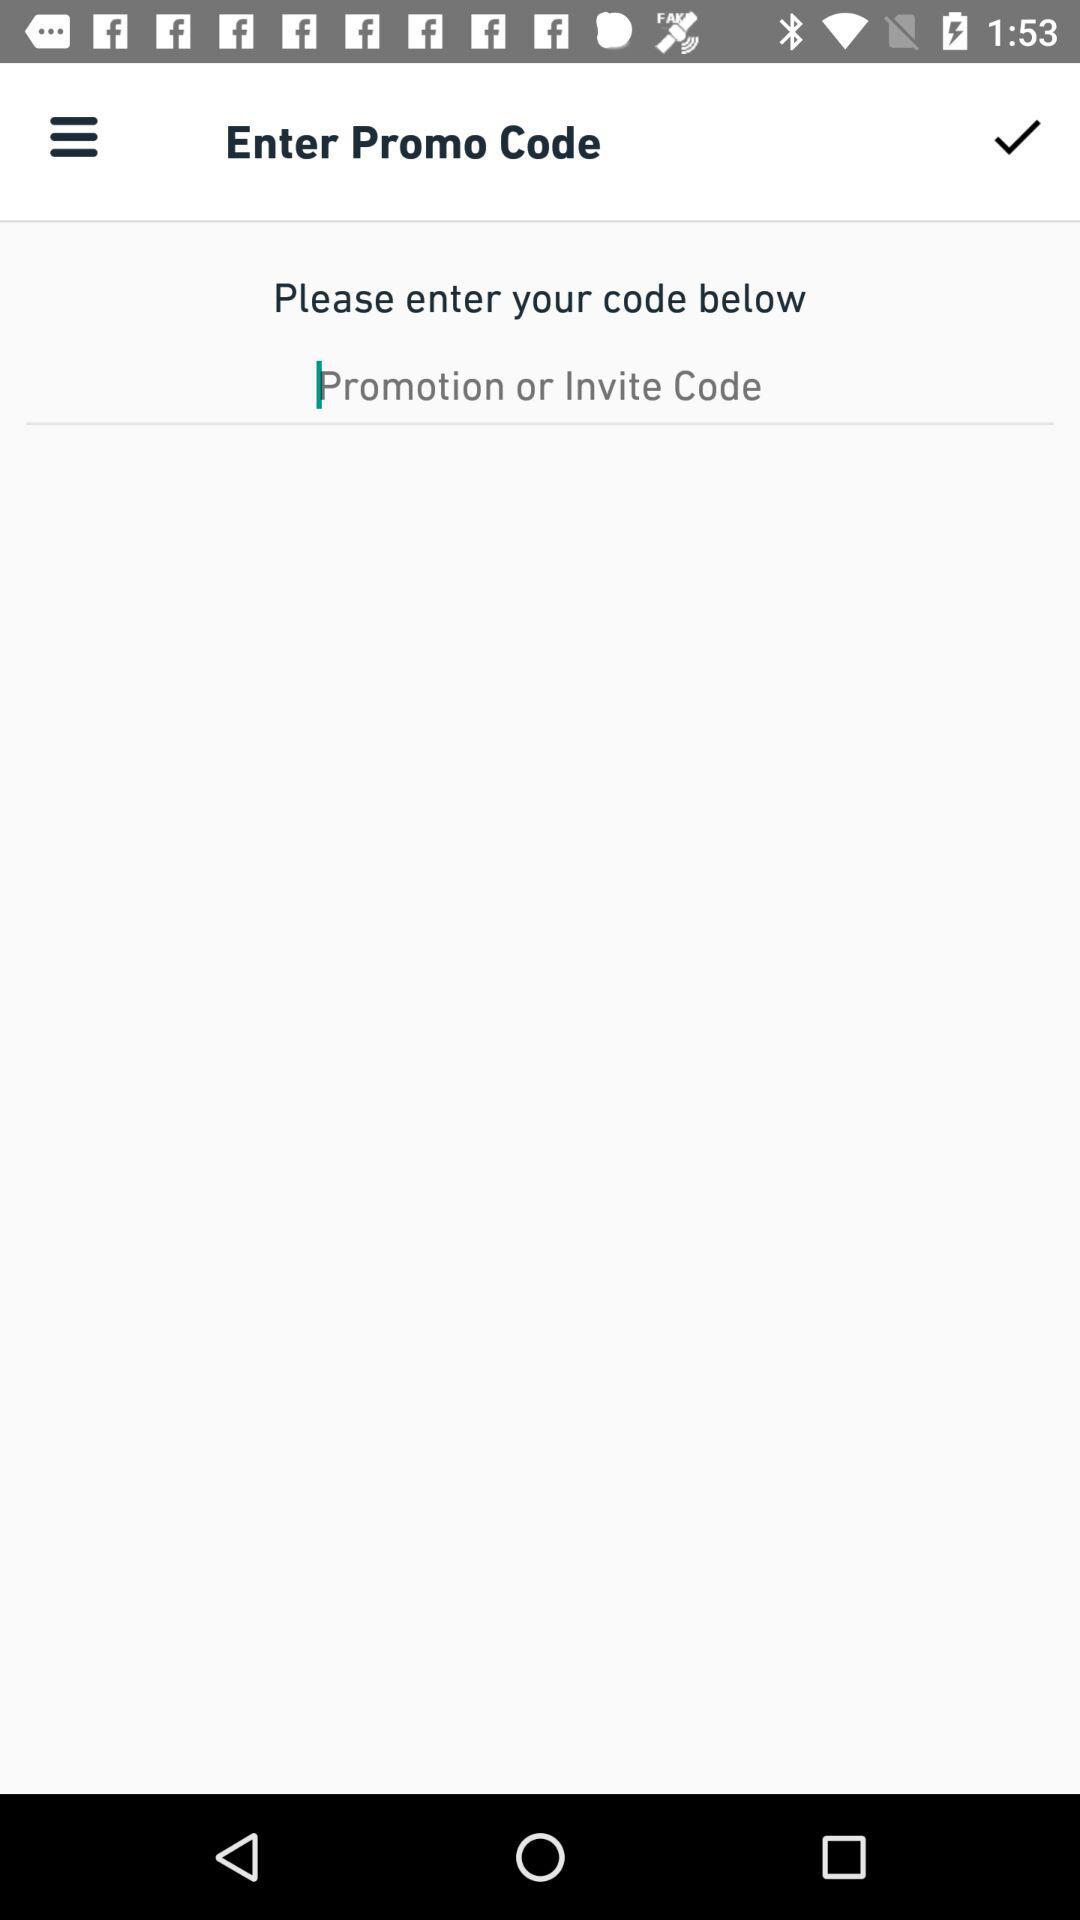  Describe the element at coordinates (72, 135) in the screenshot. I see `the item next to enter promo code icon` at that location.